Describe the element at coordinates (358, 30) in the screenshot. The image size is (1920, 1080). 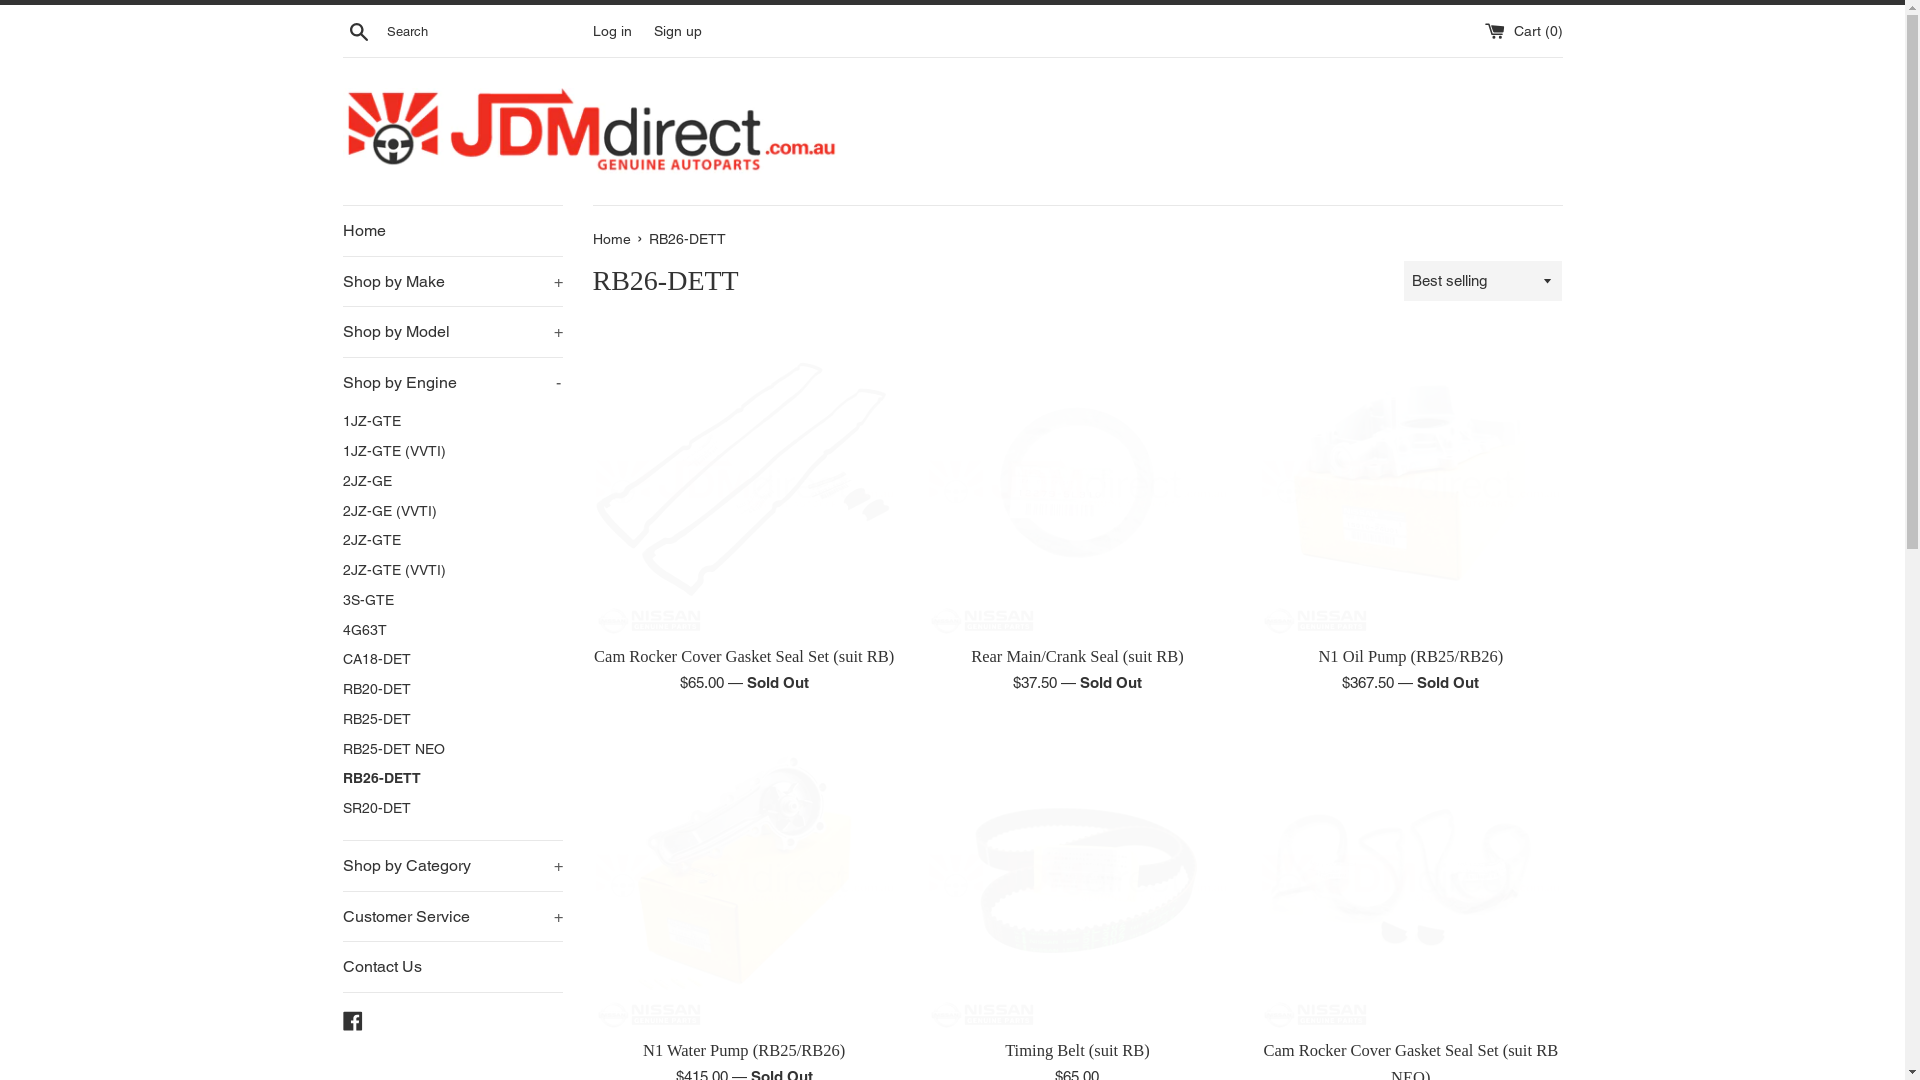
I see `'Search'` at that location.